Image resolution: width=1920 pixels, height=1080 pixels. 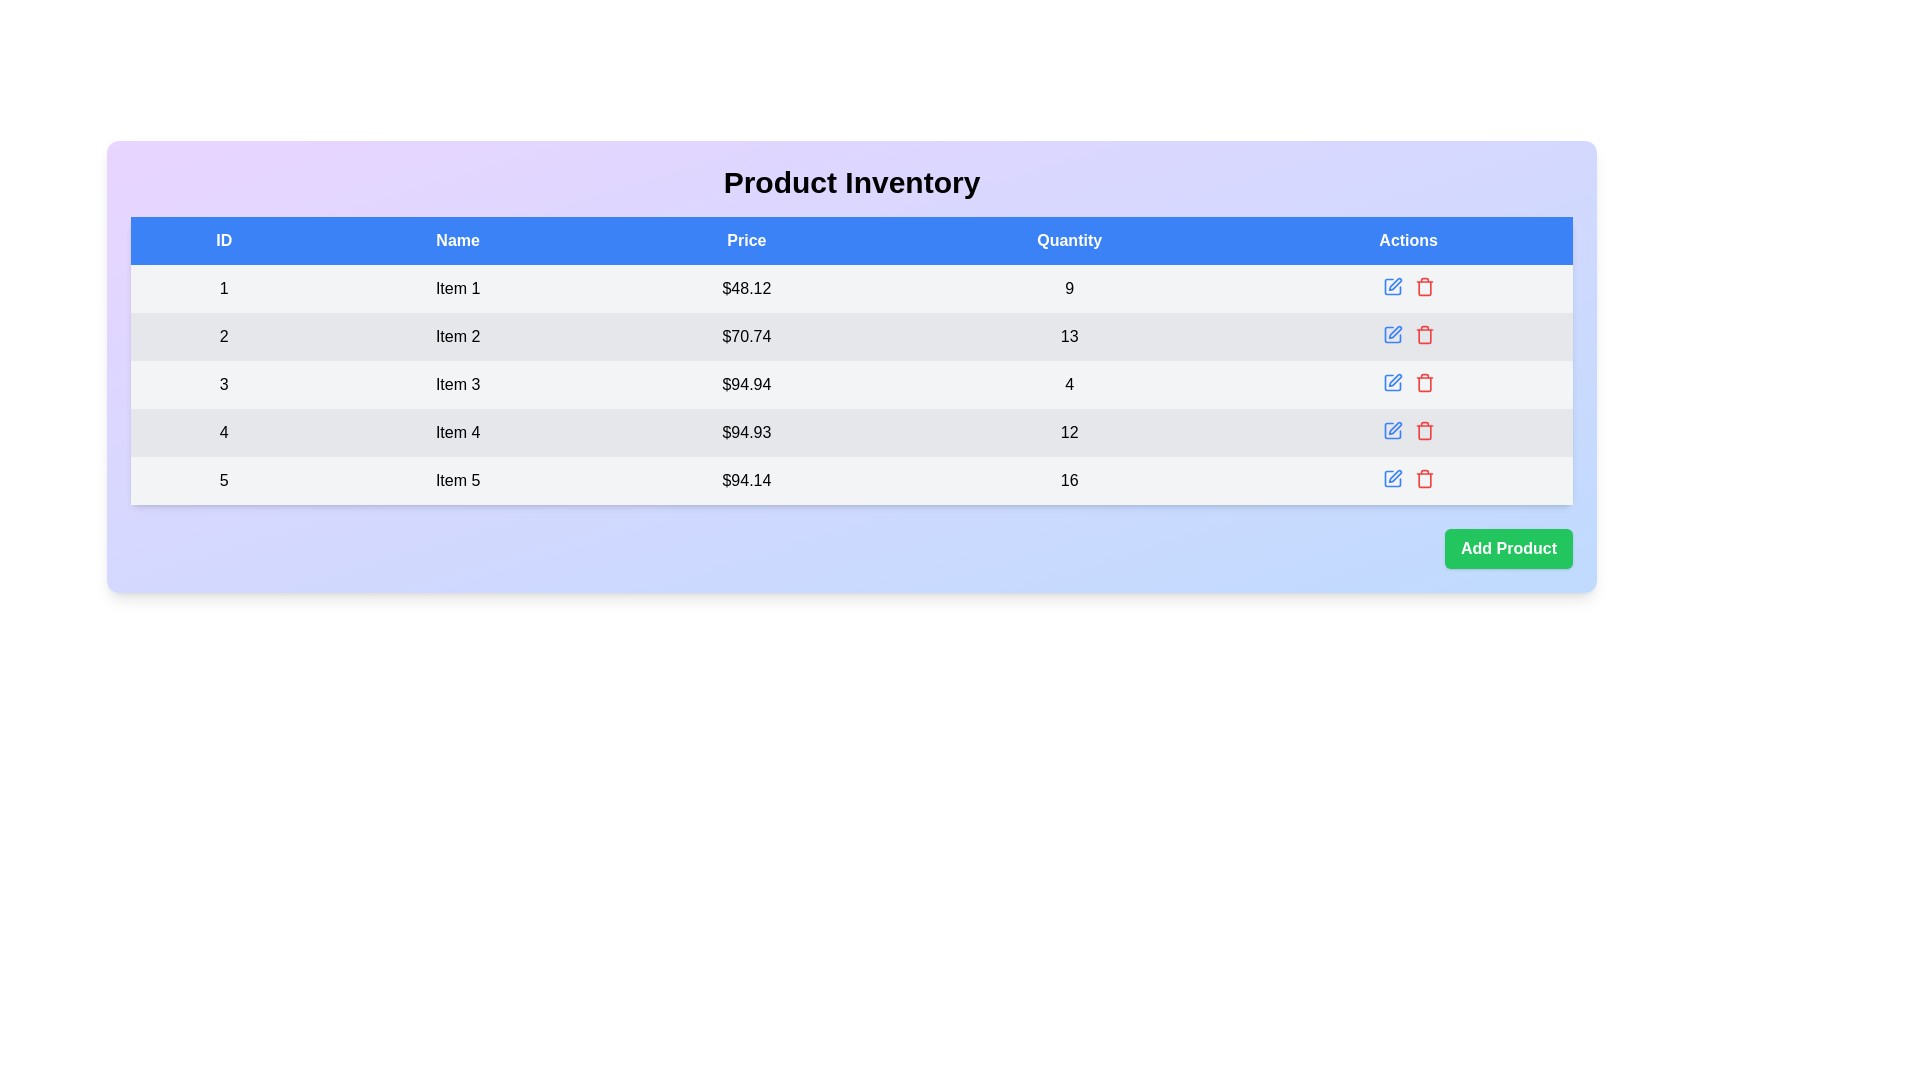 I want to click on the pen-shaped icon located in the 'Actions' column of the first row in the 'Product Inventory' table, so click(x=1394, y=284).